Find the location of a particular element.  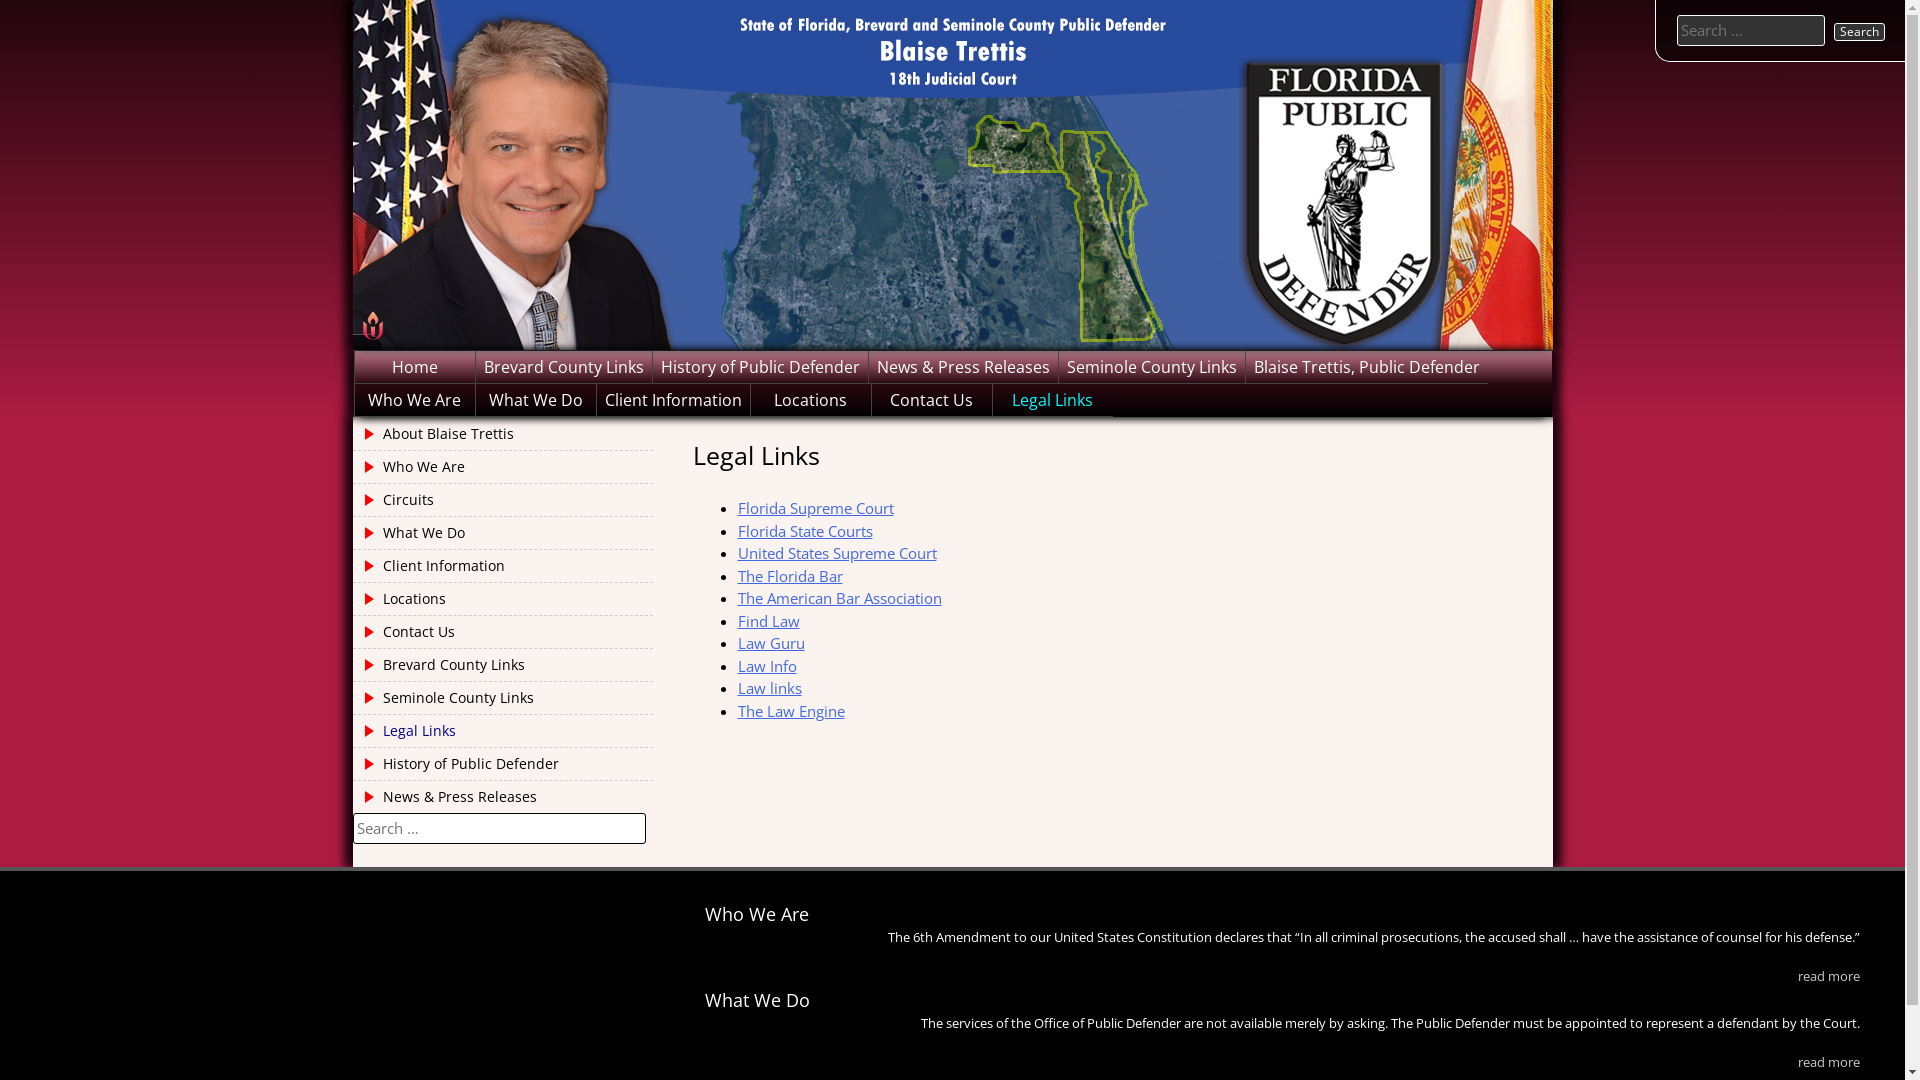

'read more' is located at coordinates (1828, 974).